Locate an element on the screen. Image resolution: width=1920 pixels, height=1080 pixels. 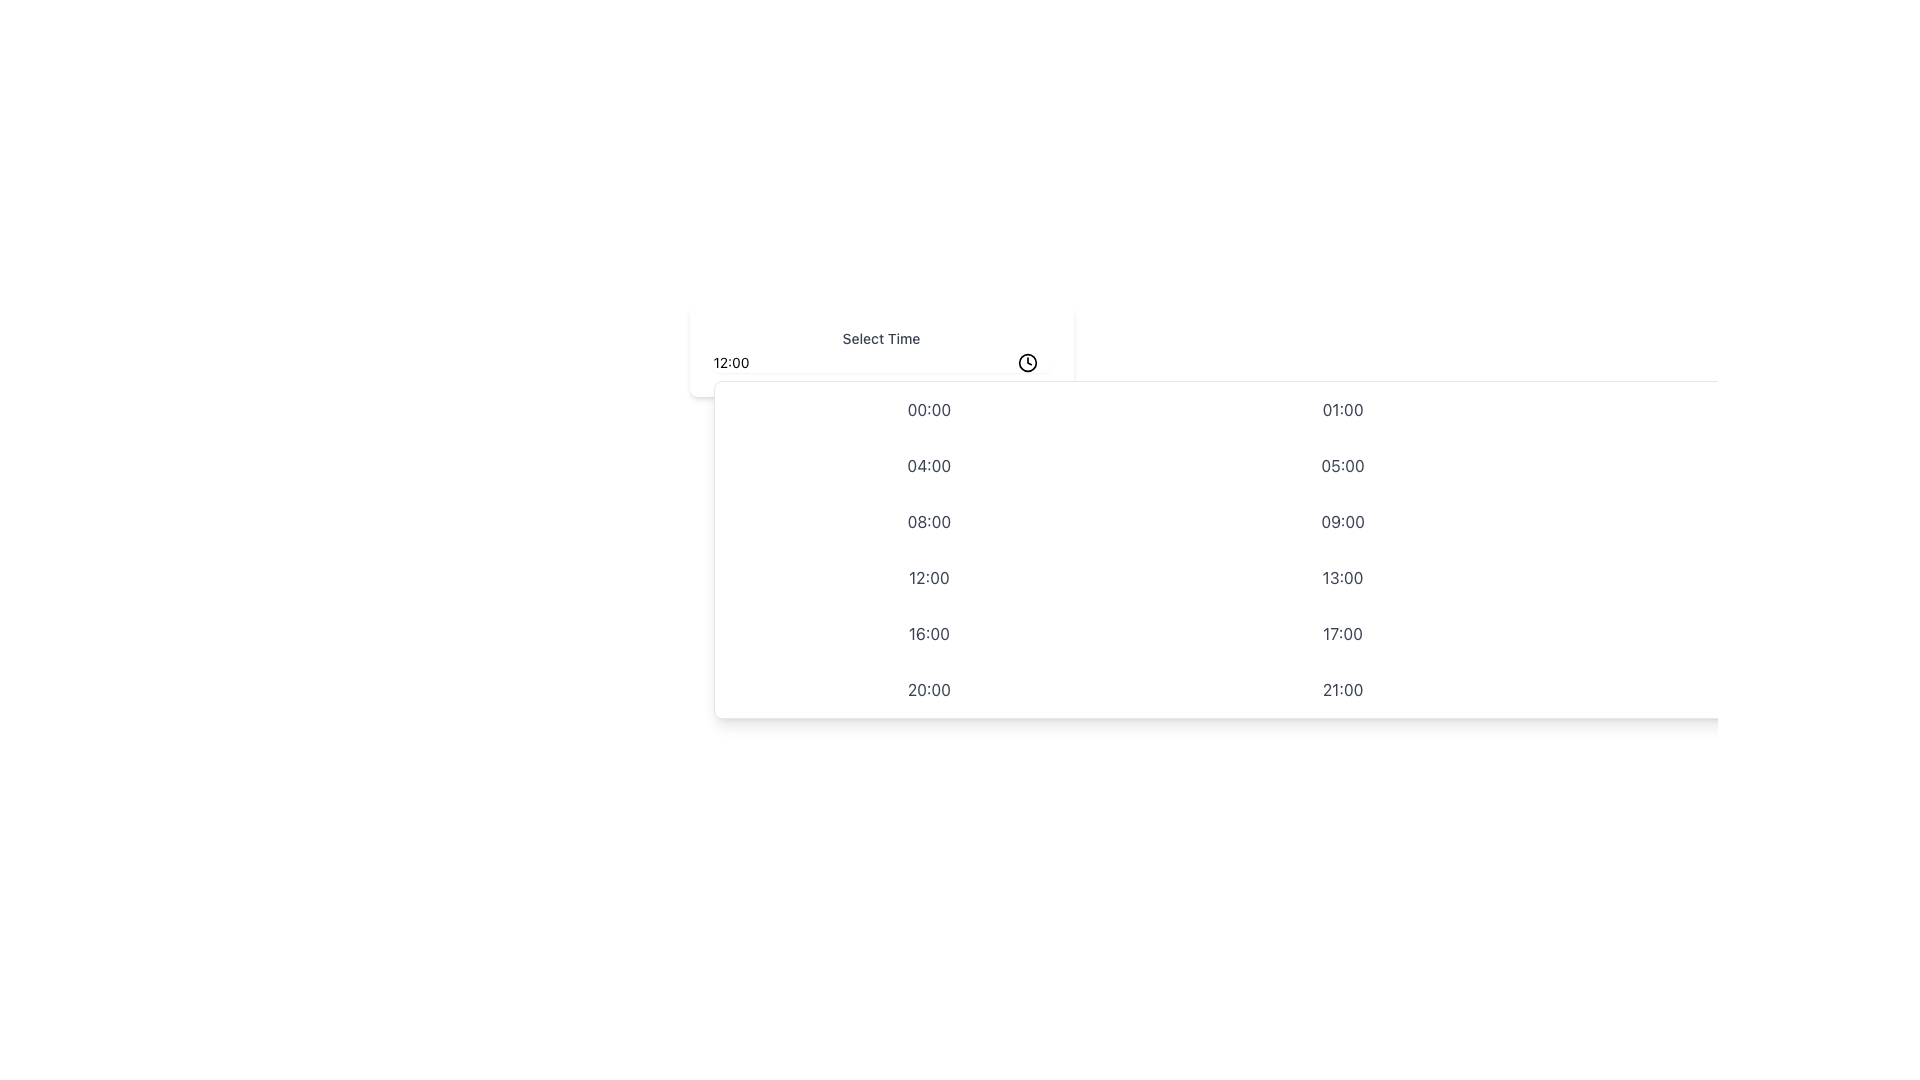
the text label displaying '17:00' to trigger the hover effect that changes the background to an indigo shade is located at coordinates (1343, 633).